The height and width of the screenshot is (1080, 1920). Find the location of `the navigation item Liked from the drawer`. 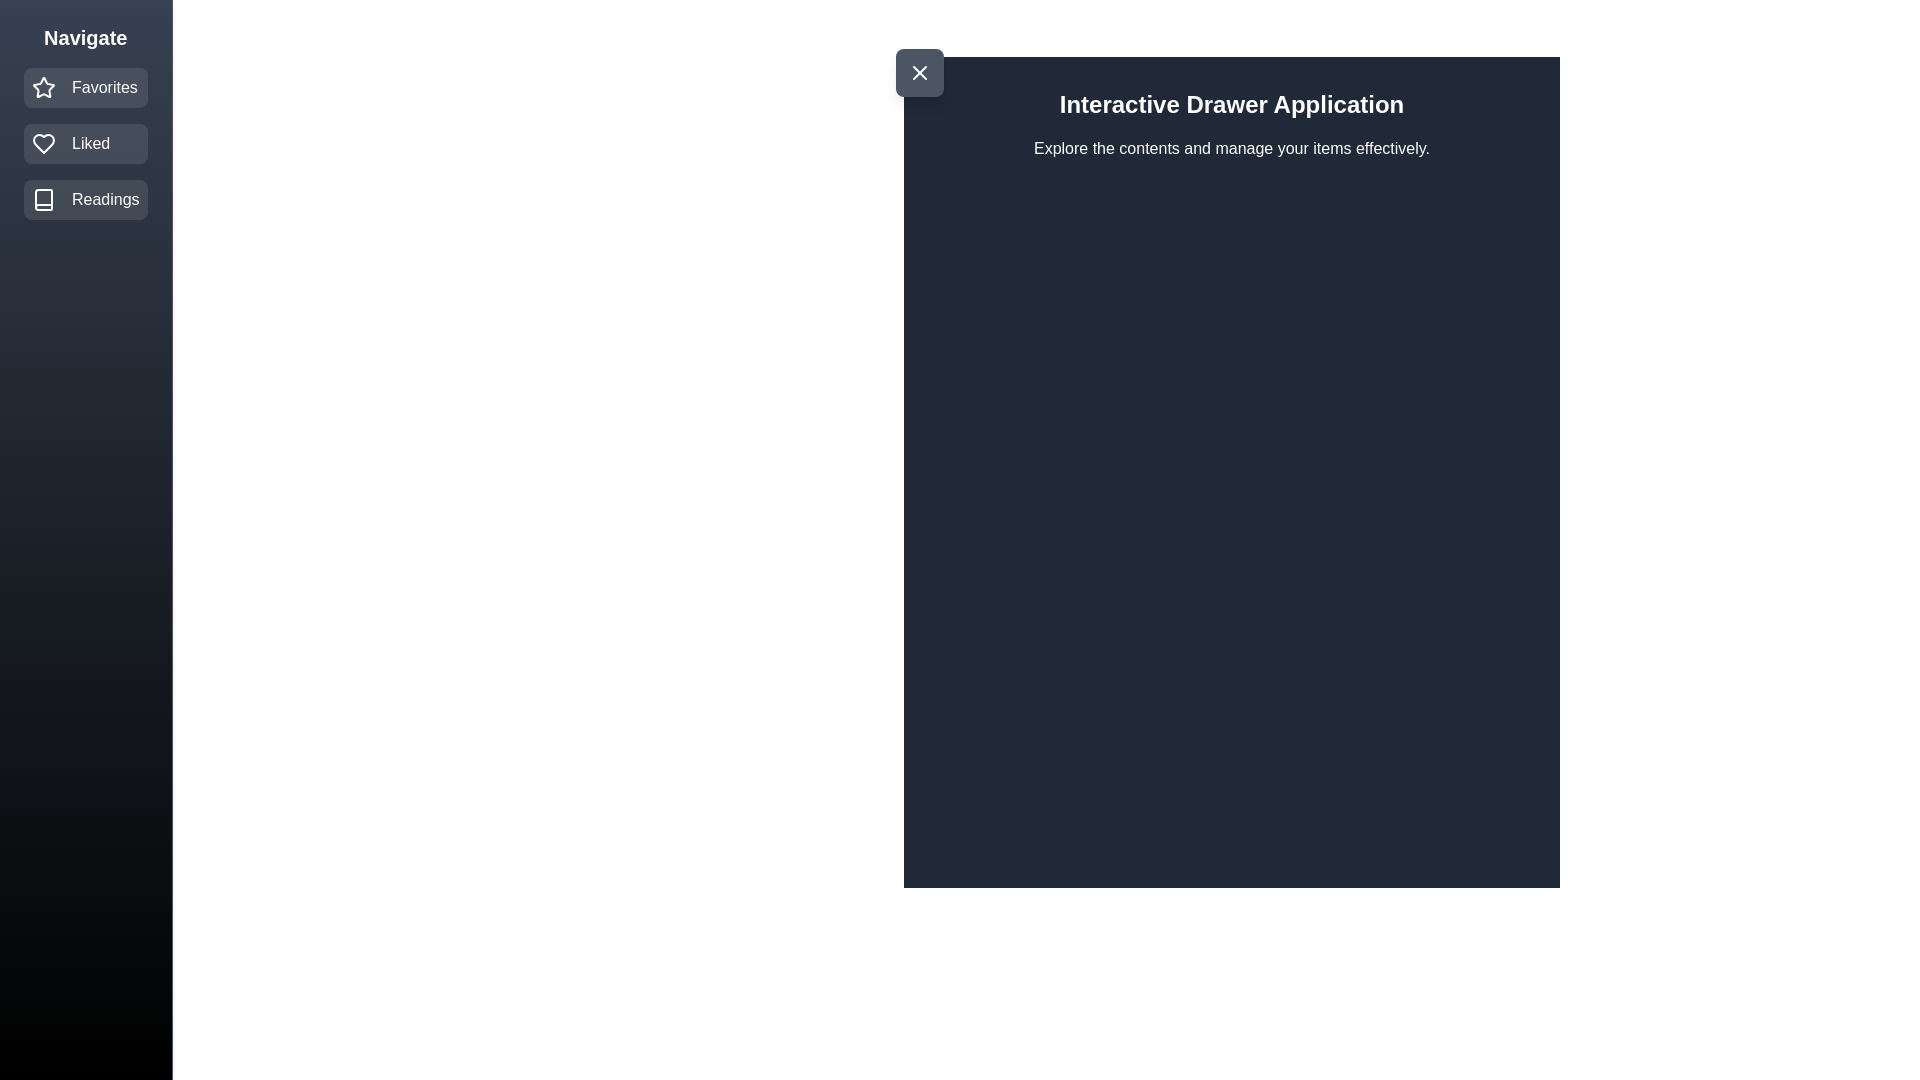

the navigation item Liked from the drawer is located at coordinates (84, 142).